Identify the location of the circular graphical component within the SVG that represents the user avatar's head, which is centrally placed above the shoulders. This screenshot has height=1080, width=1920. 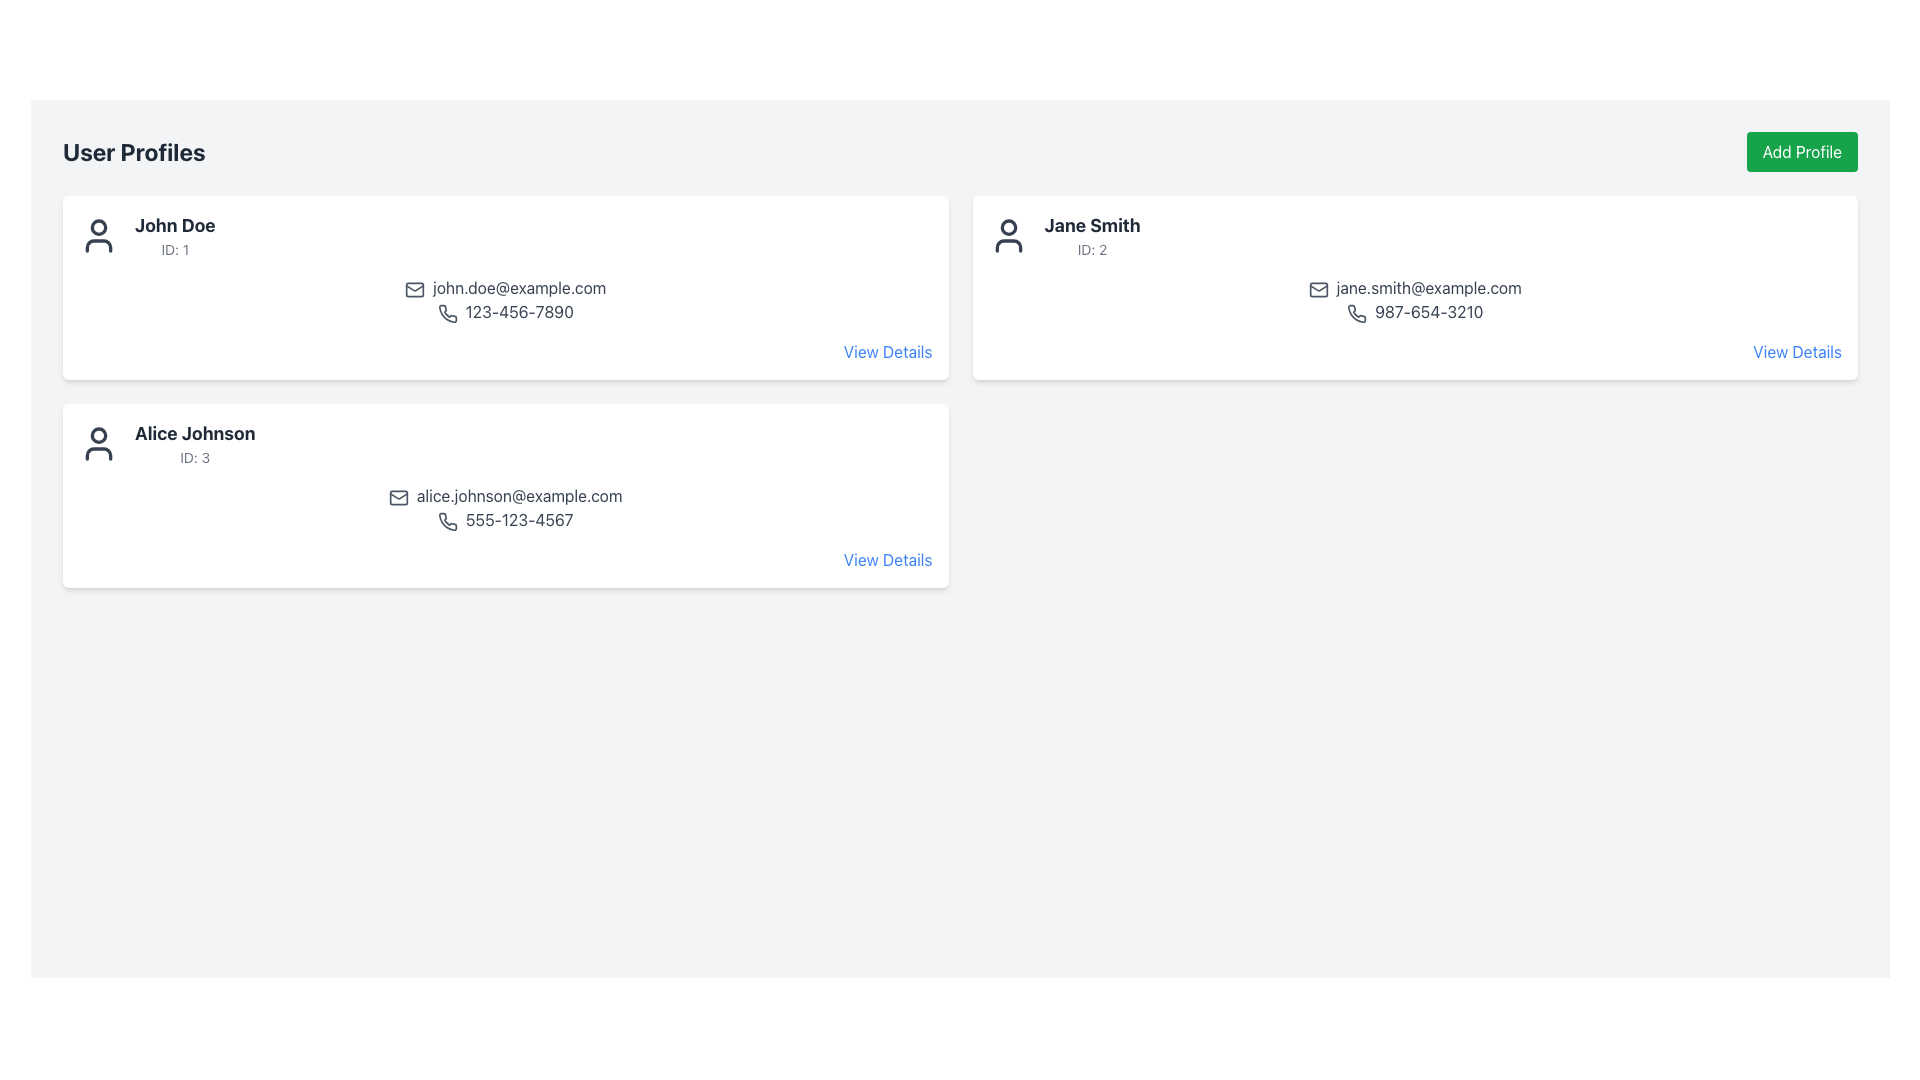
(98, 434).